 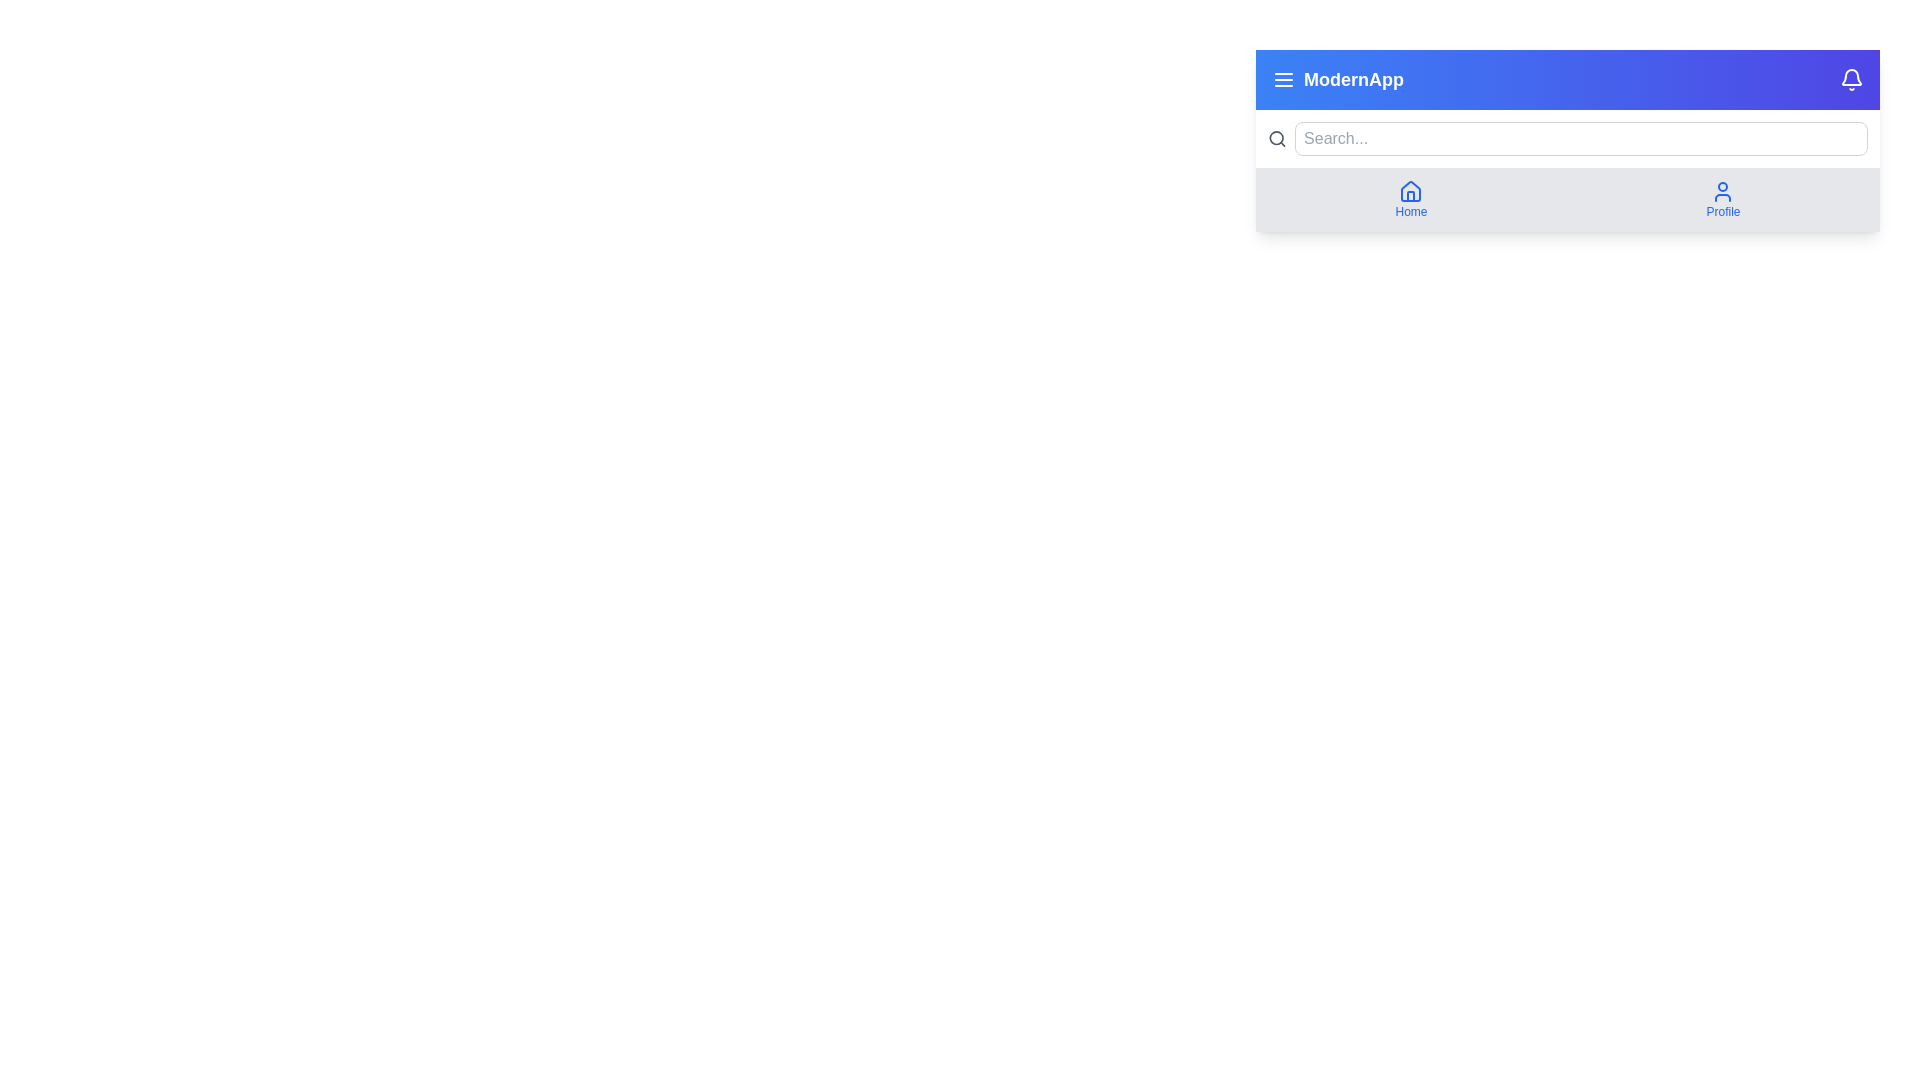 What do you see at coordinates (1410, 200) in the screenshot?
I see `the 'Home' button, which is a blue house icon above the word 'Home' in blue text, located in the navigation bar at the top of the interface` at bounding box center [1410, 200].